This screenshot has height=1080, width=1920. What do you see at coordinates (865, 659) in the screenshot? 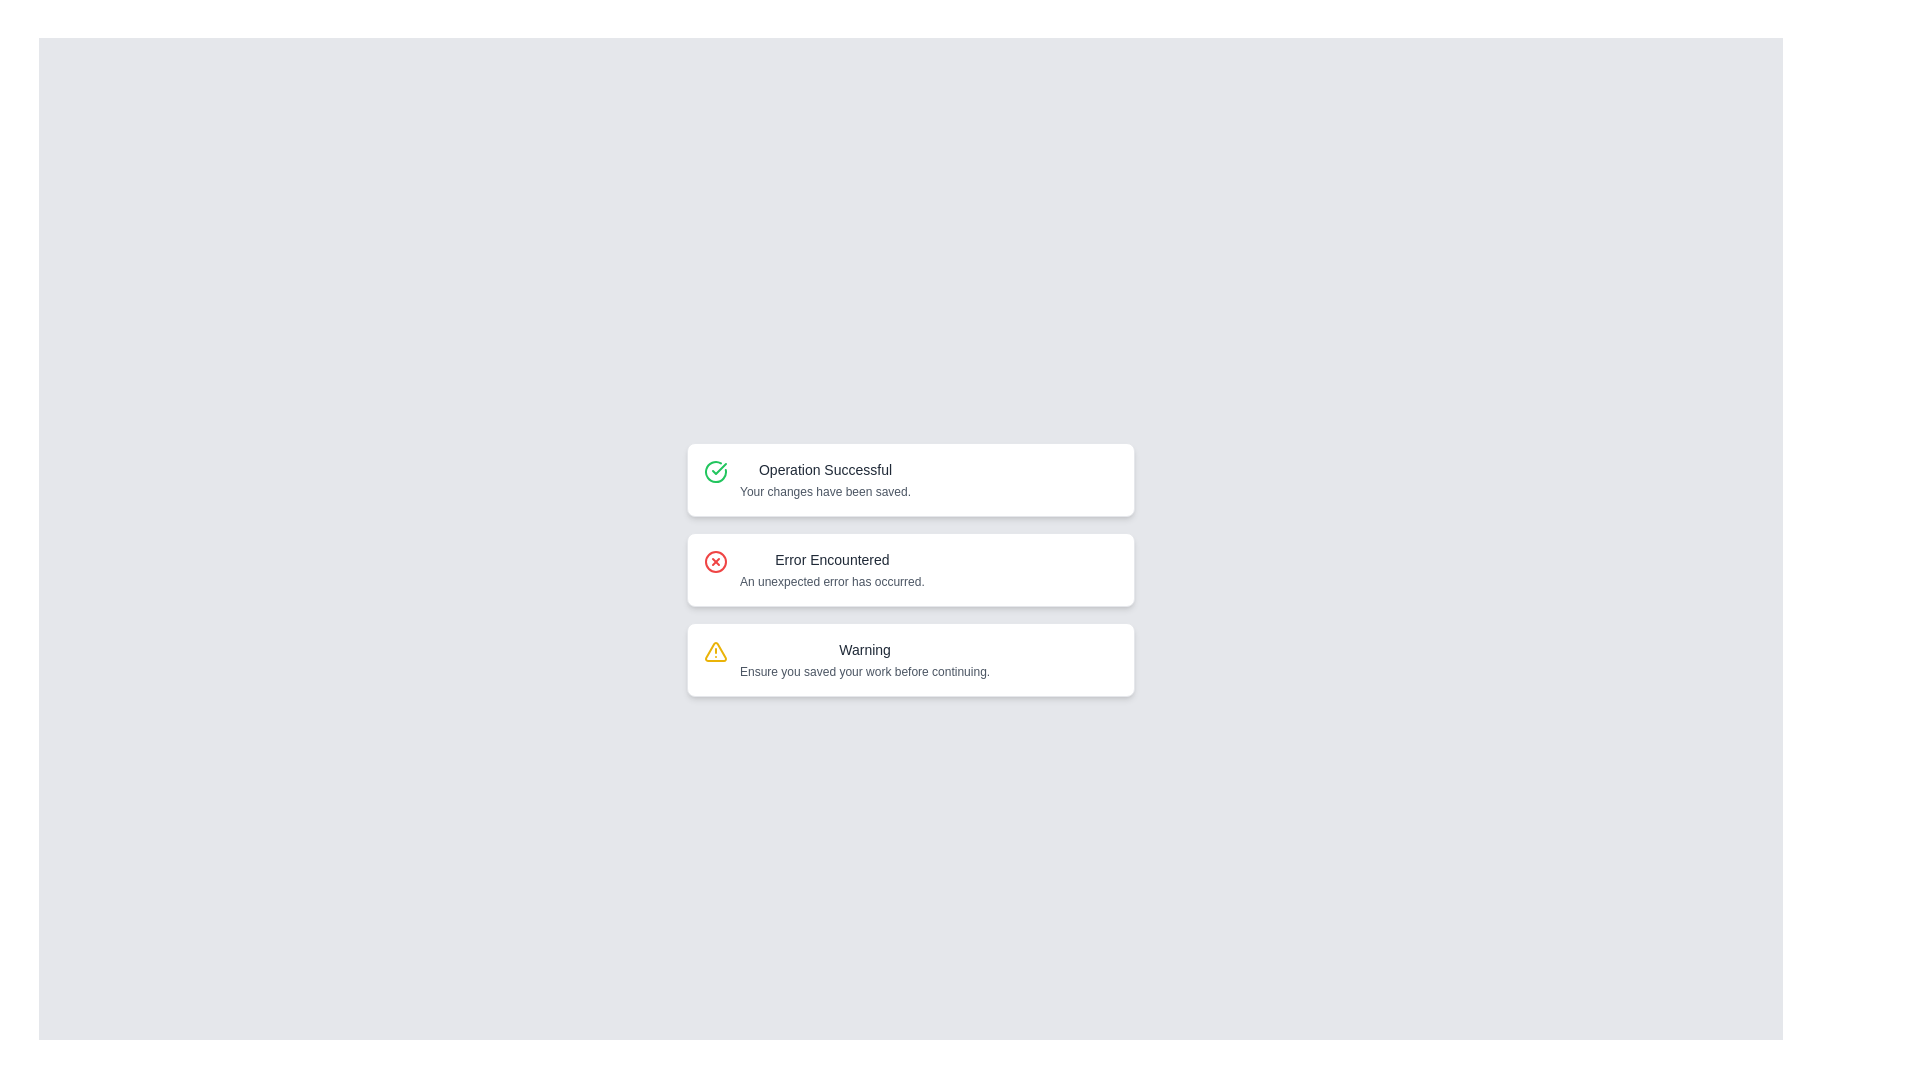
I see `the third notification with a white background and a 'Warning' title, located below the 'Error Encountered' notification` at bounding box center [865, 659].